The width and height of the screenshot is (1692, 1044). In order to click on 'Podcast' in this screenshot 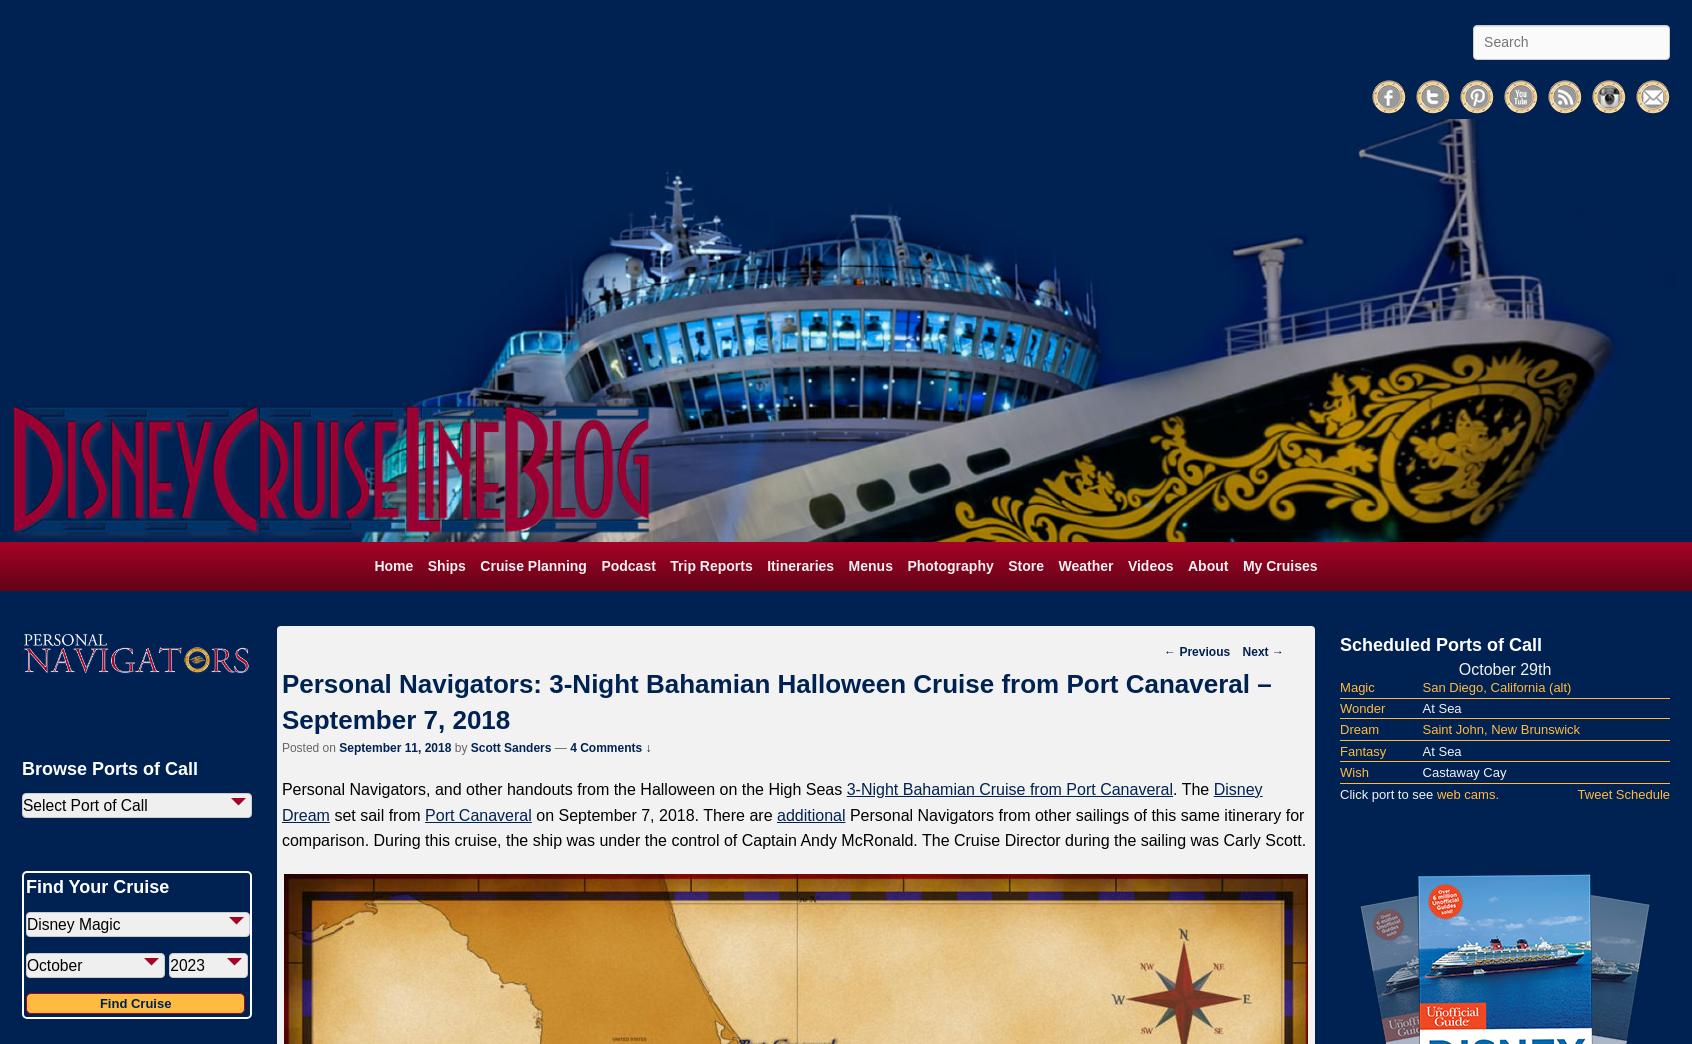, I will do `click(627, 564)`.